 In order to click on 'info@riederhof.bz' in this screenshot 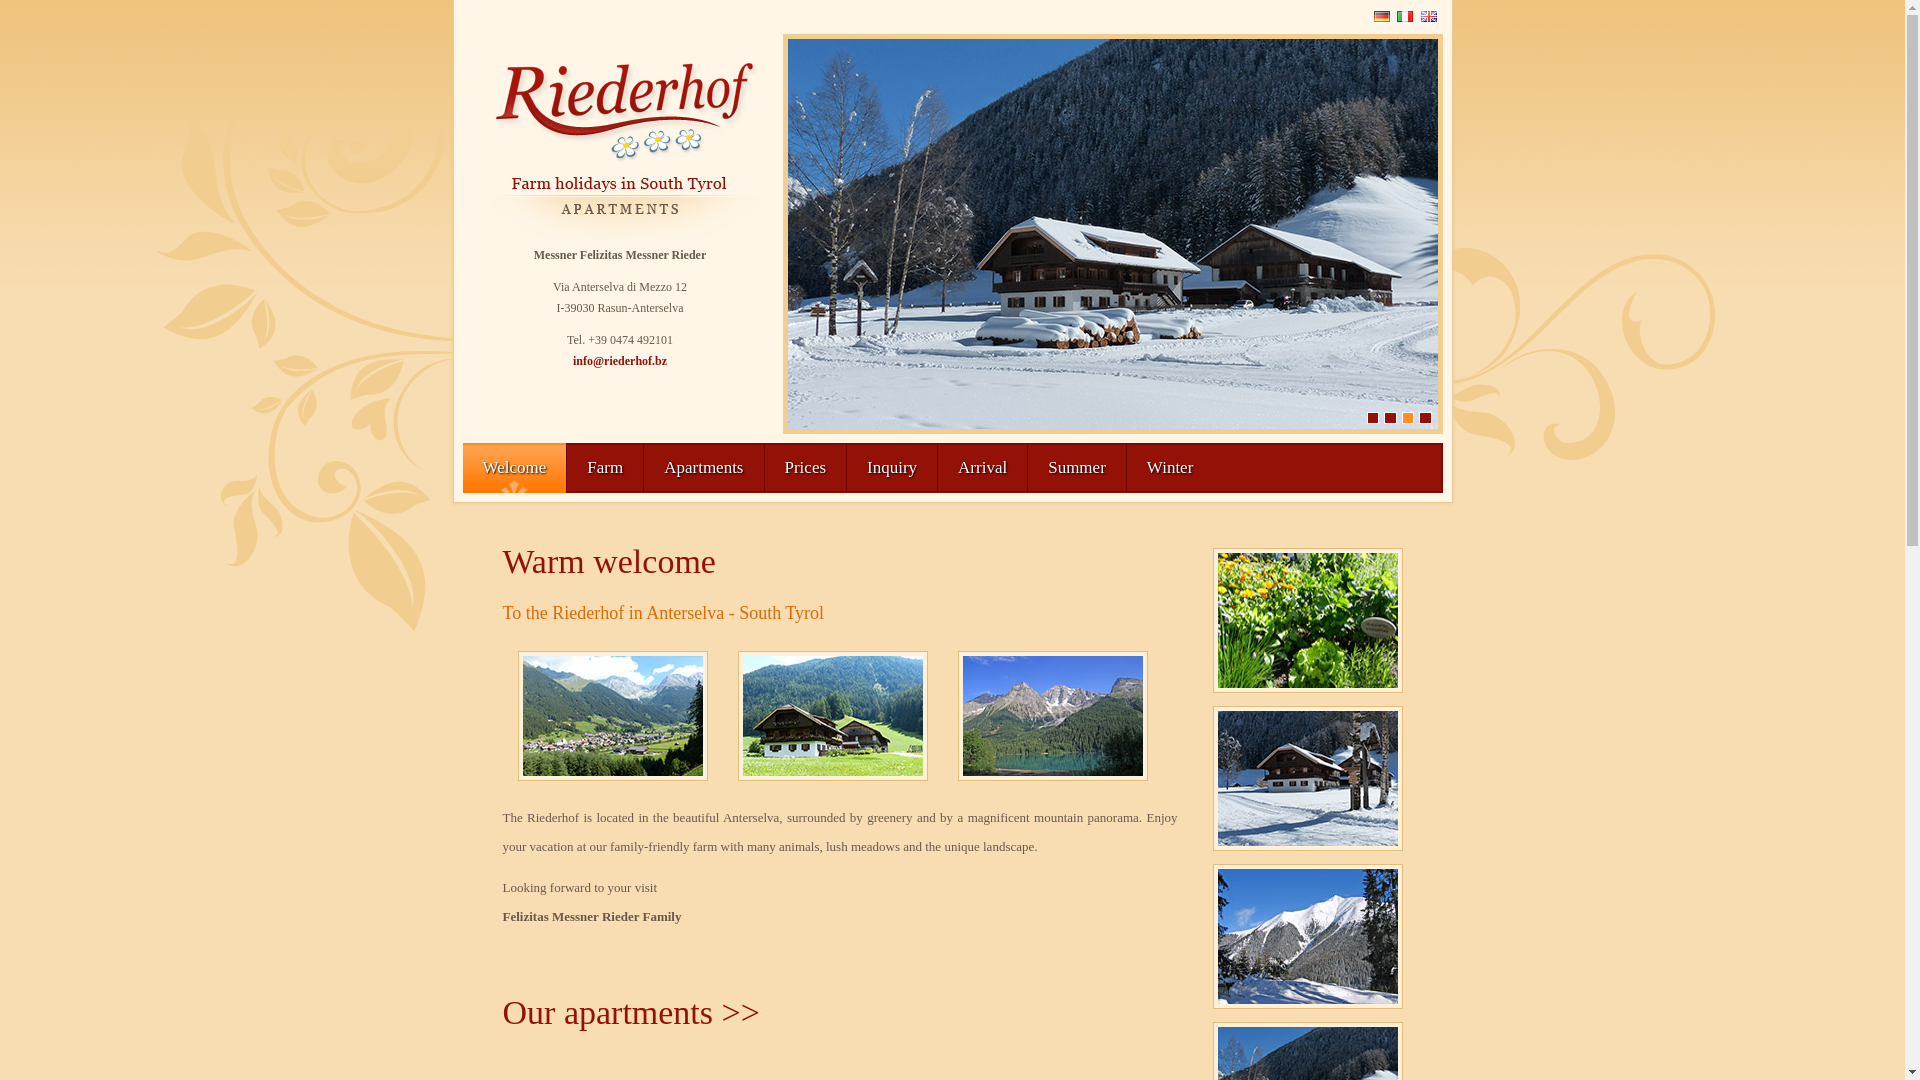, I will do `click(618, 361)`.